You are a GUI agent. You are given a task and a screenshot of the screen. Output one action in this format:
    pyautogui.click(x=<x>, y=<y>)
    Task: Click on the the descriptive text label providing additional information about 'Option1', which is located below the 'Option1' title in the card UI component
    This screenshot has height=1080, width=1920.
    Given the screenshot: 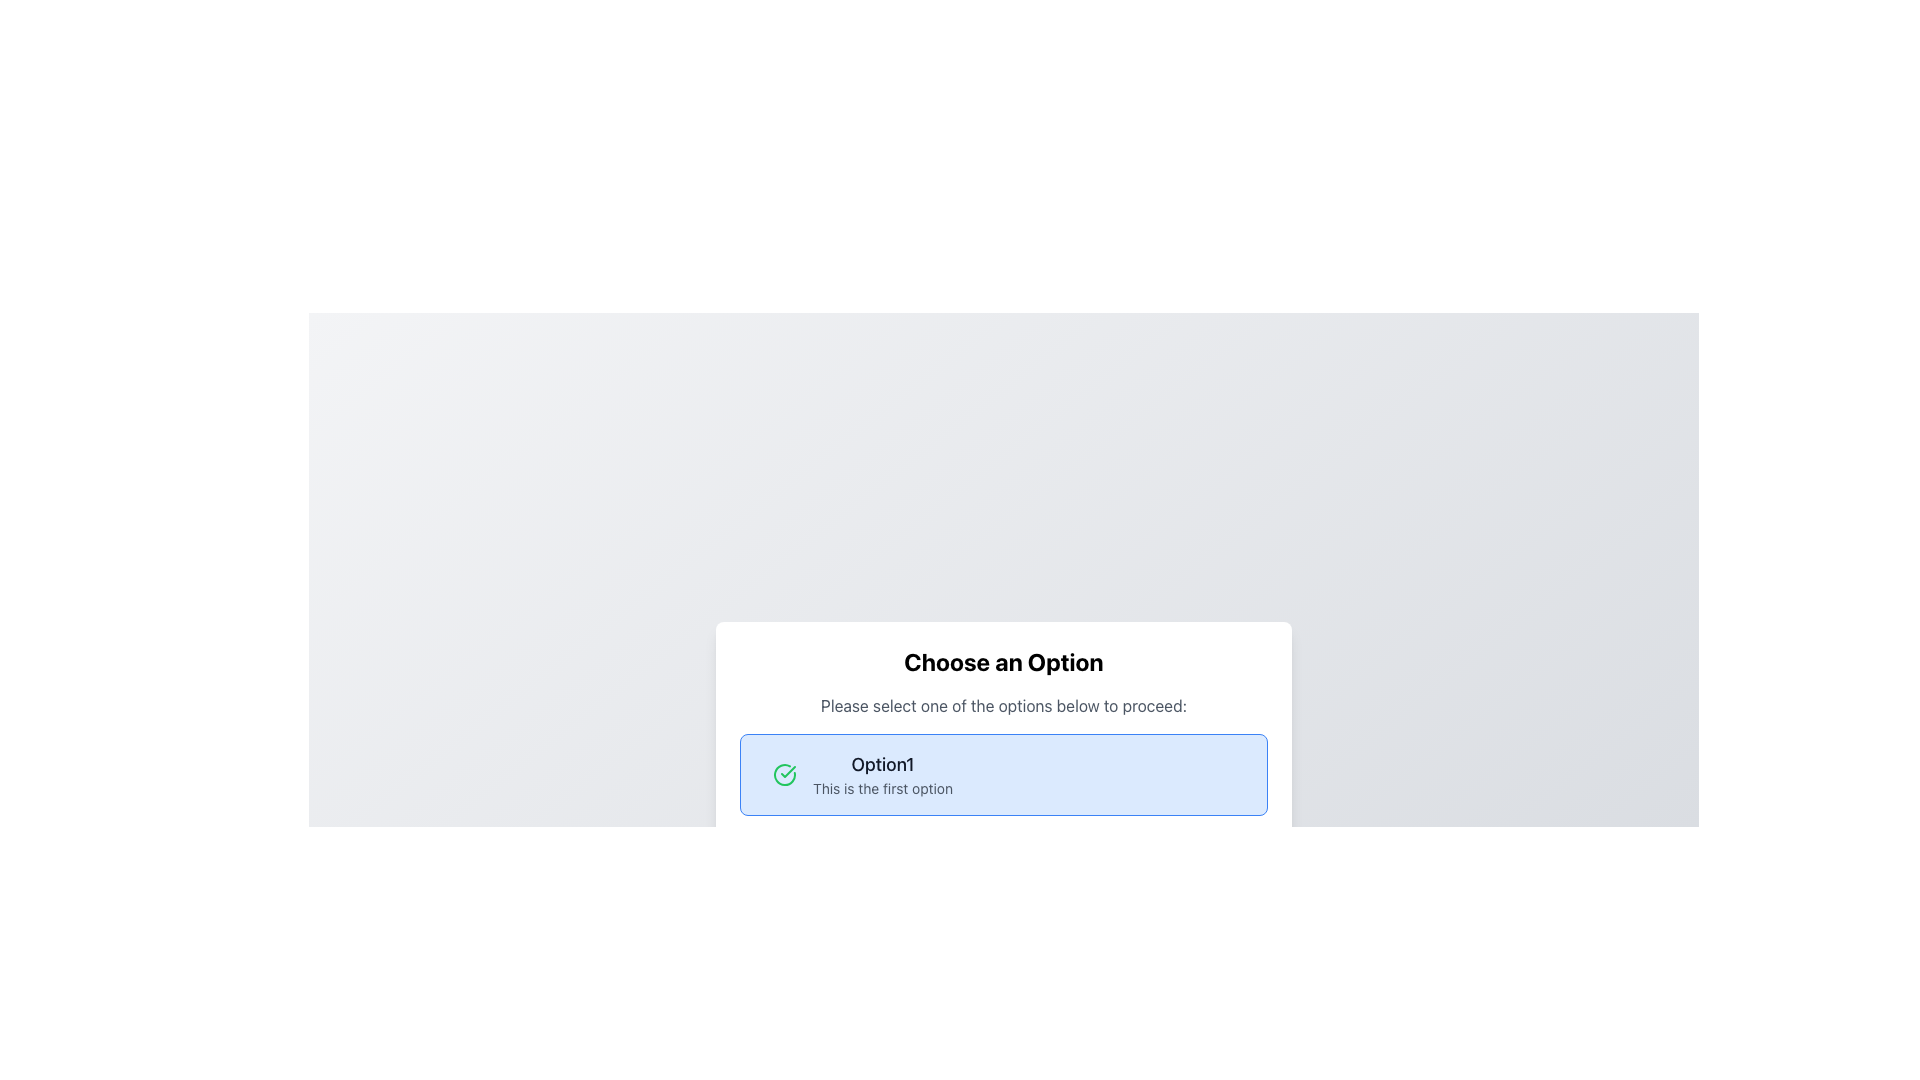 What is the action you would take?
    pyautogui.click(x=882, y=788)
    